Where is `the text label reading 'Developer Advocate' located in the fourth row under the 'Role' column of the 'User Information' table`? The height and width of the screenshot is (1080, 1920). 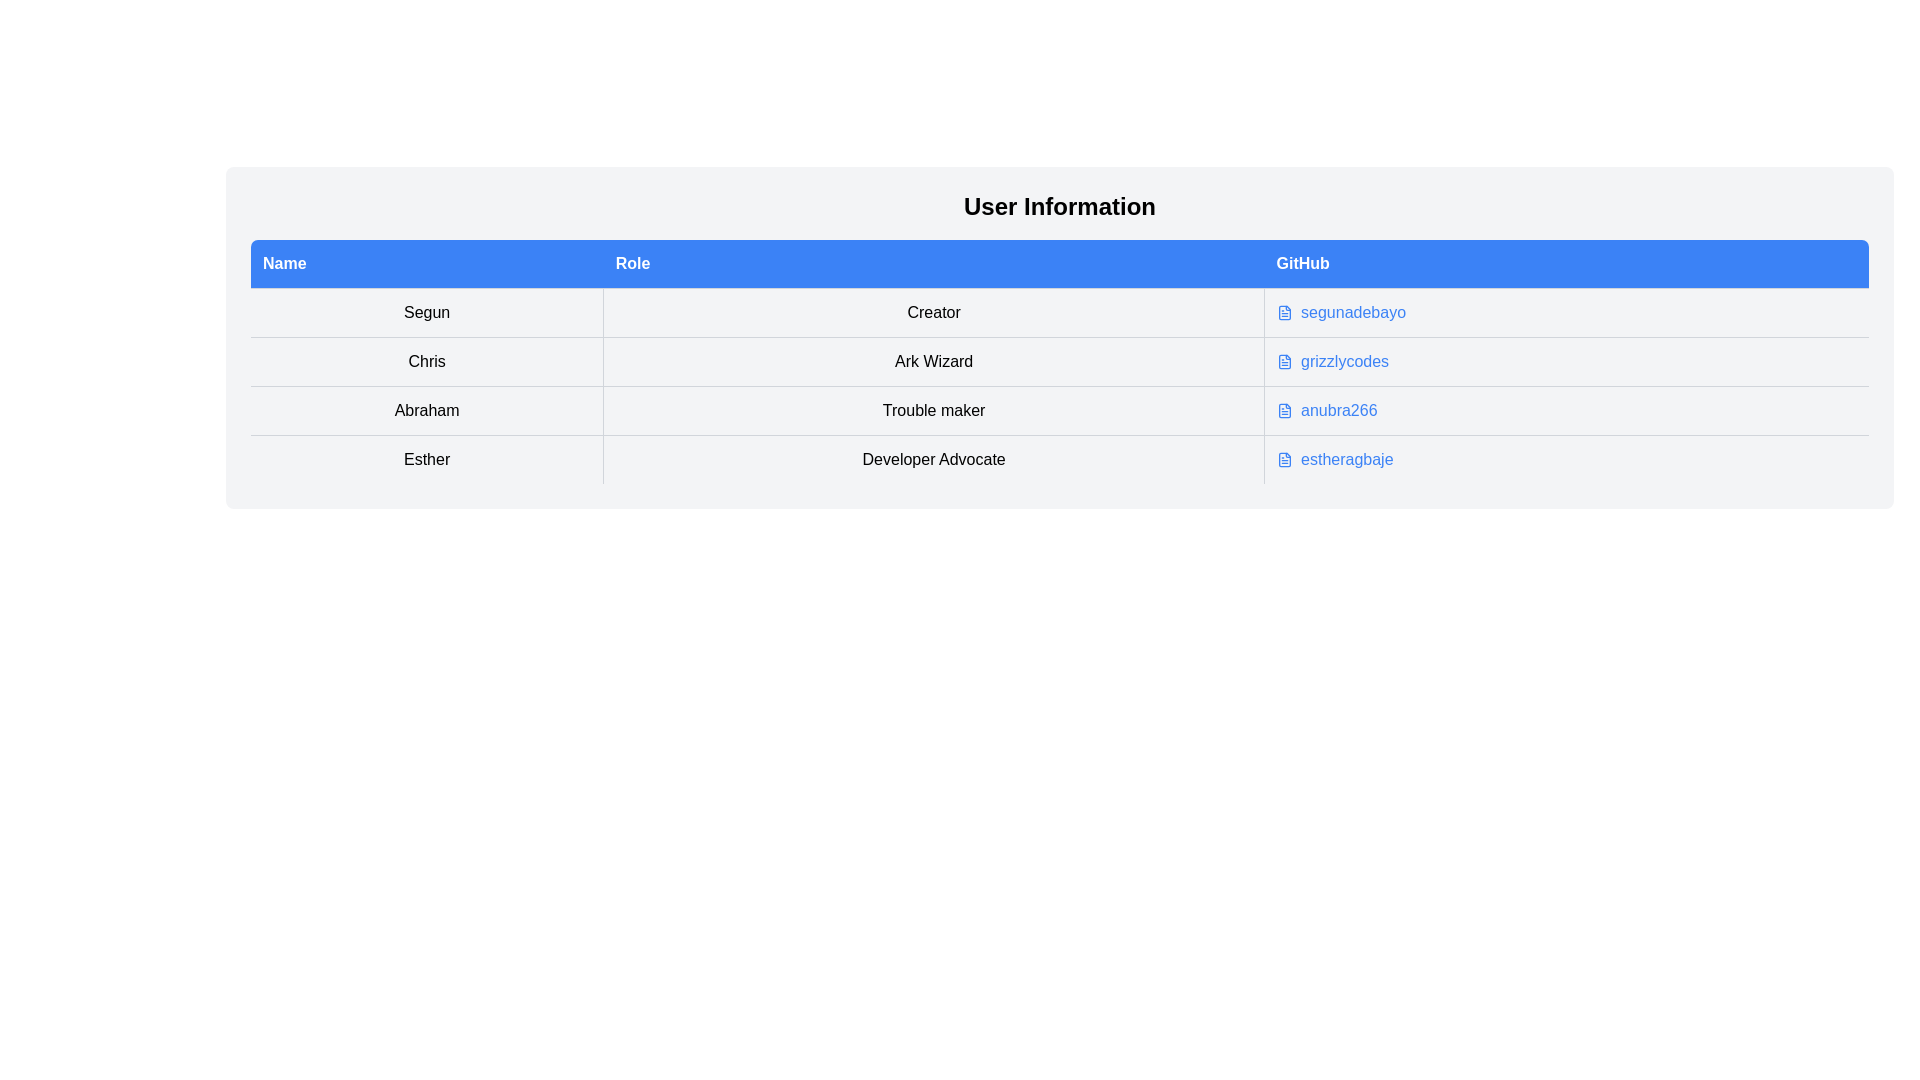 the text label reading 'Developer Advocate' located in the fourth row under the 'Role' column of the 'User Information' table is located at coordinates (933, 459).